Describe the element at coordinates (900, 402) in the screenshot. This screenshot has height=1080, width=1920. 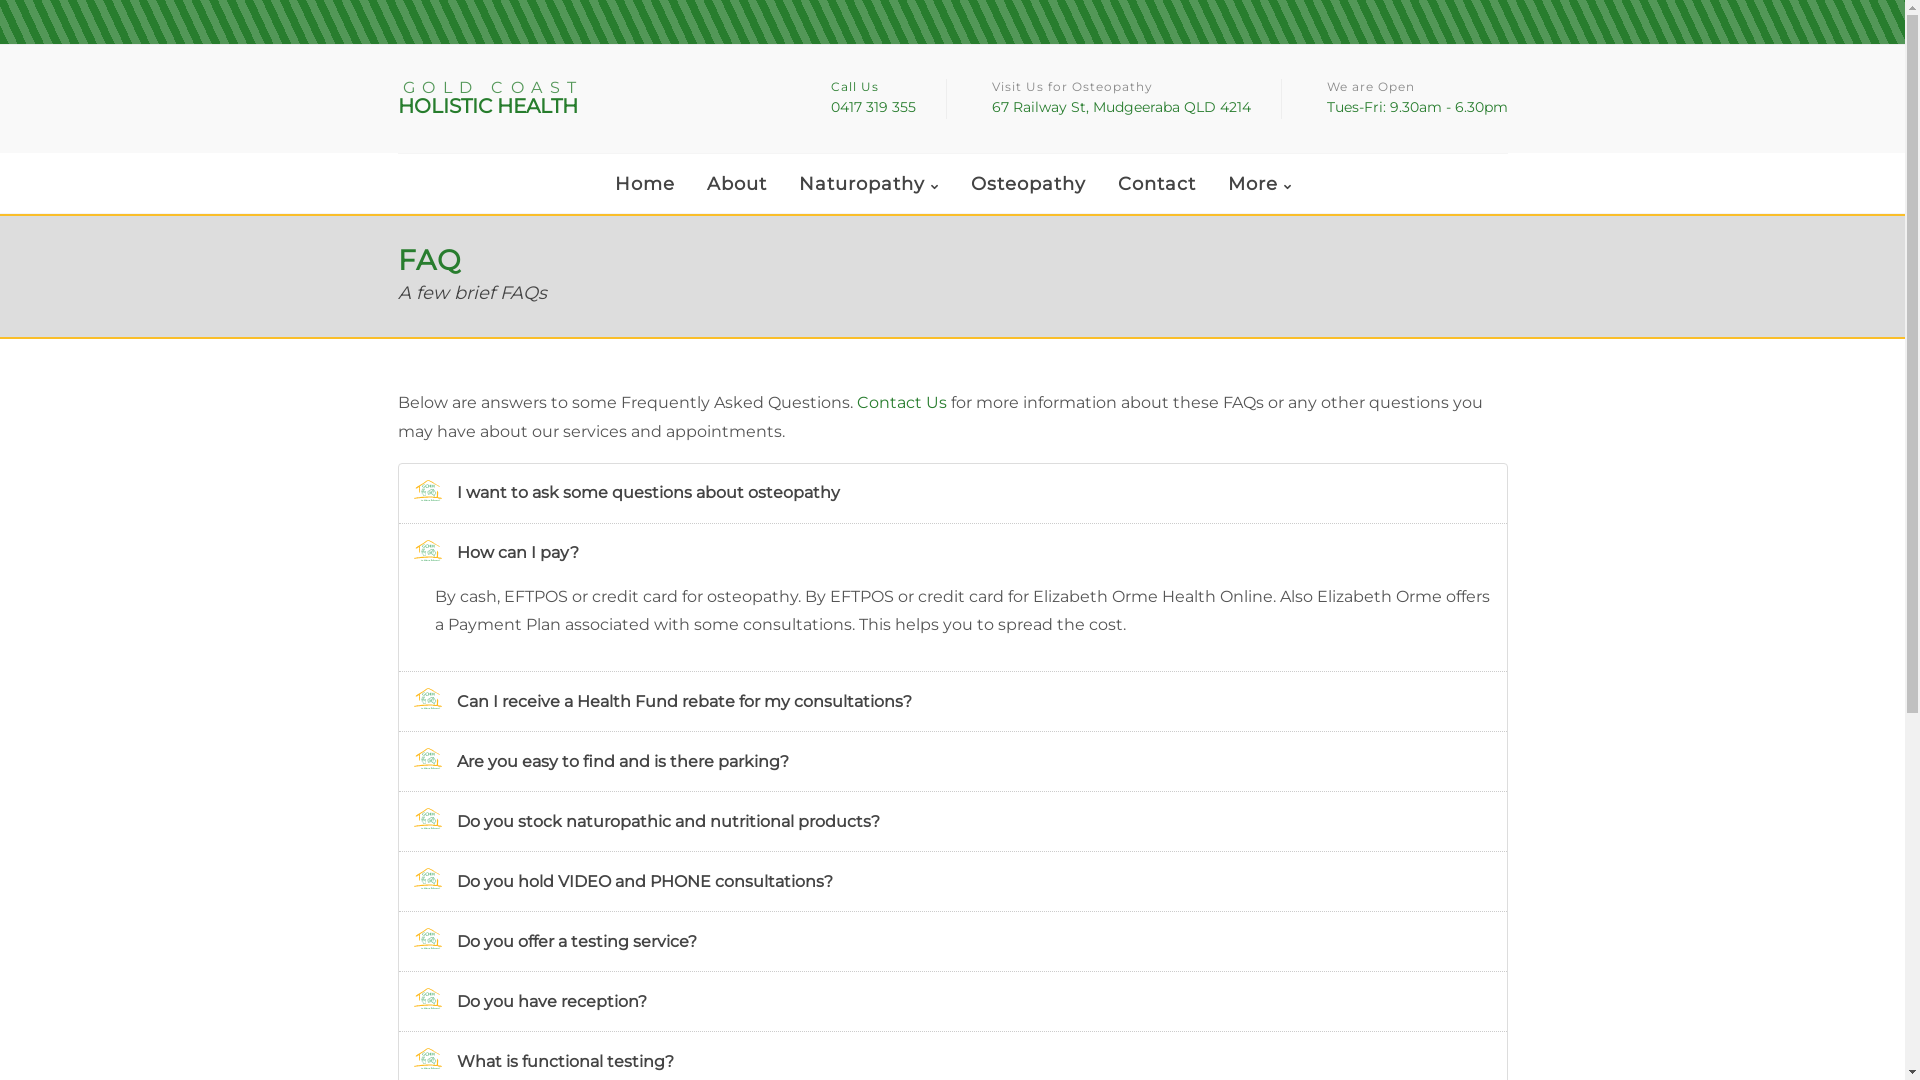
I see `'Contact Us'` at that location.